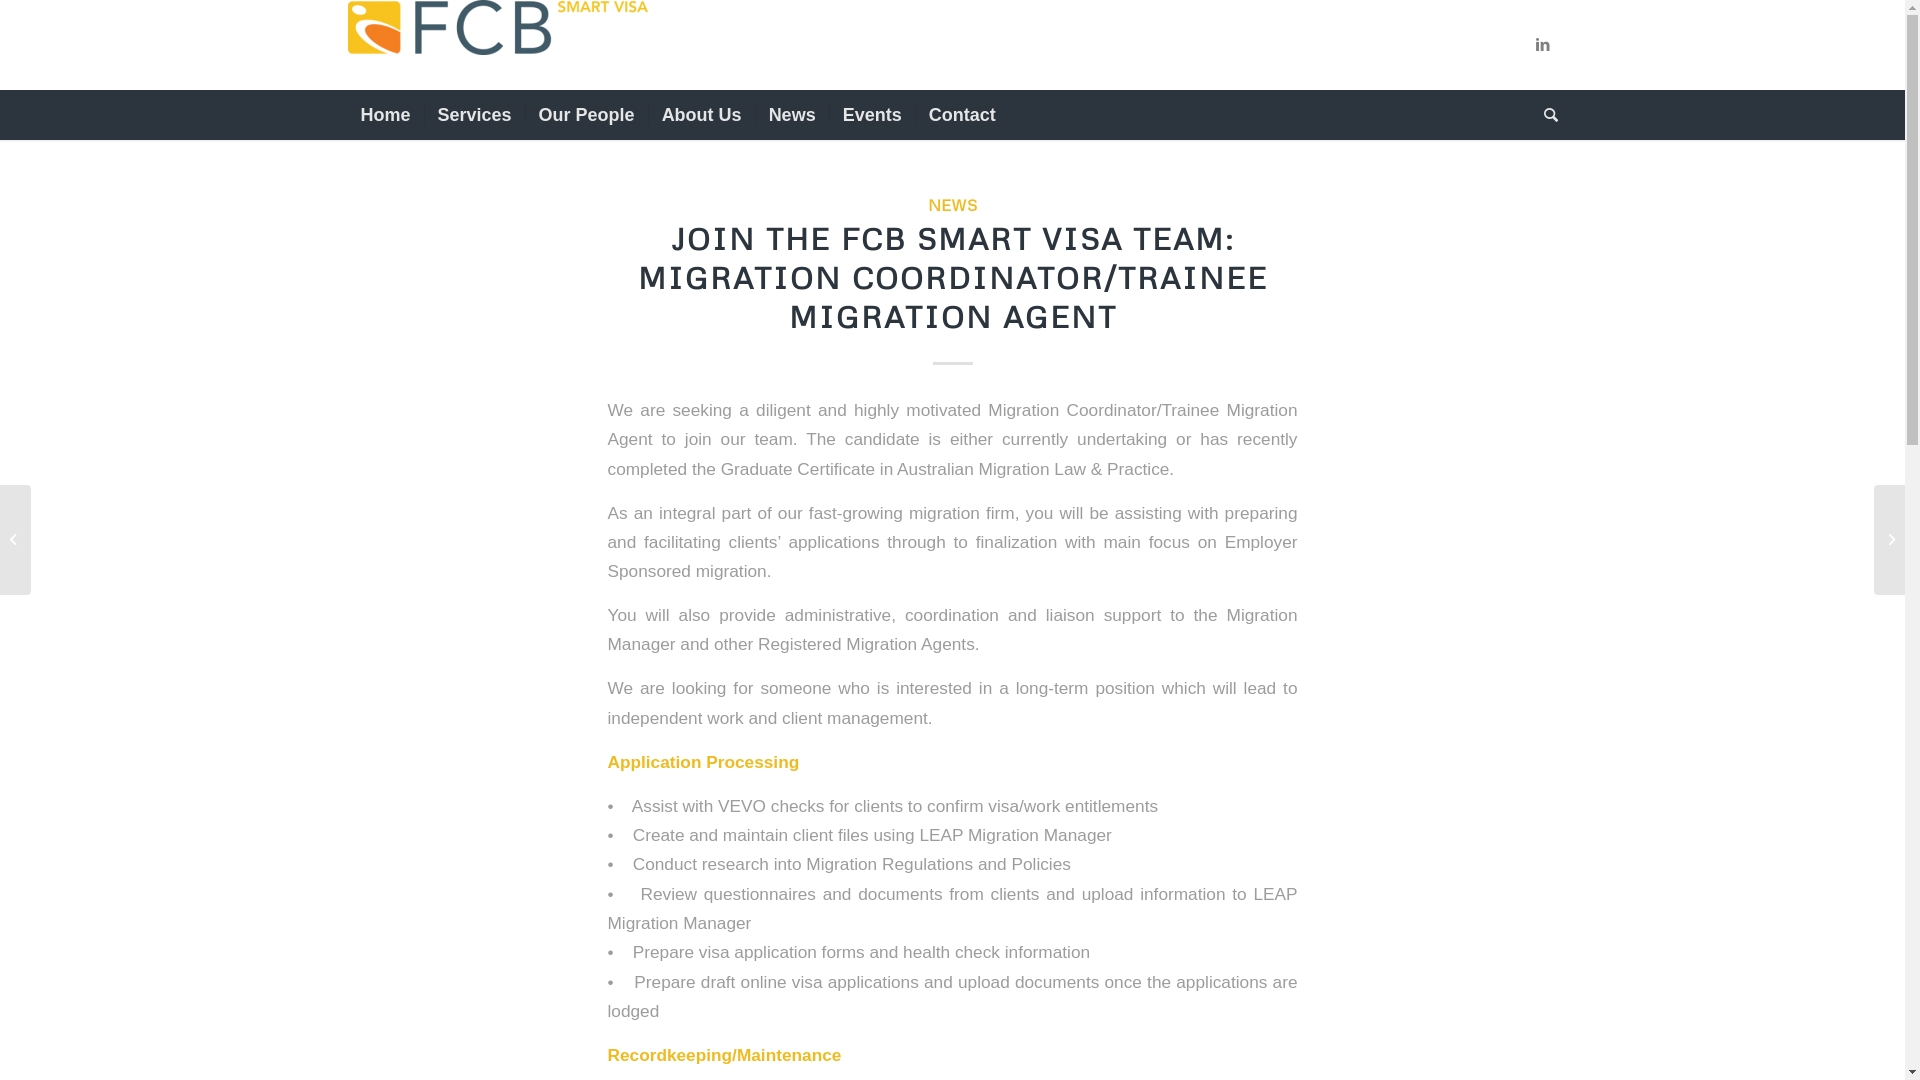 The width and height of the screenshot is (1920, 1080). Describe the element at coordinates (701, 115) in the screenshot. I see `'About Us'` at that location.